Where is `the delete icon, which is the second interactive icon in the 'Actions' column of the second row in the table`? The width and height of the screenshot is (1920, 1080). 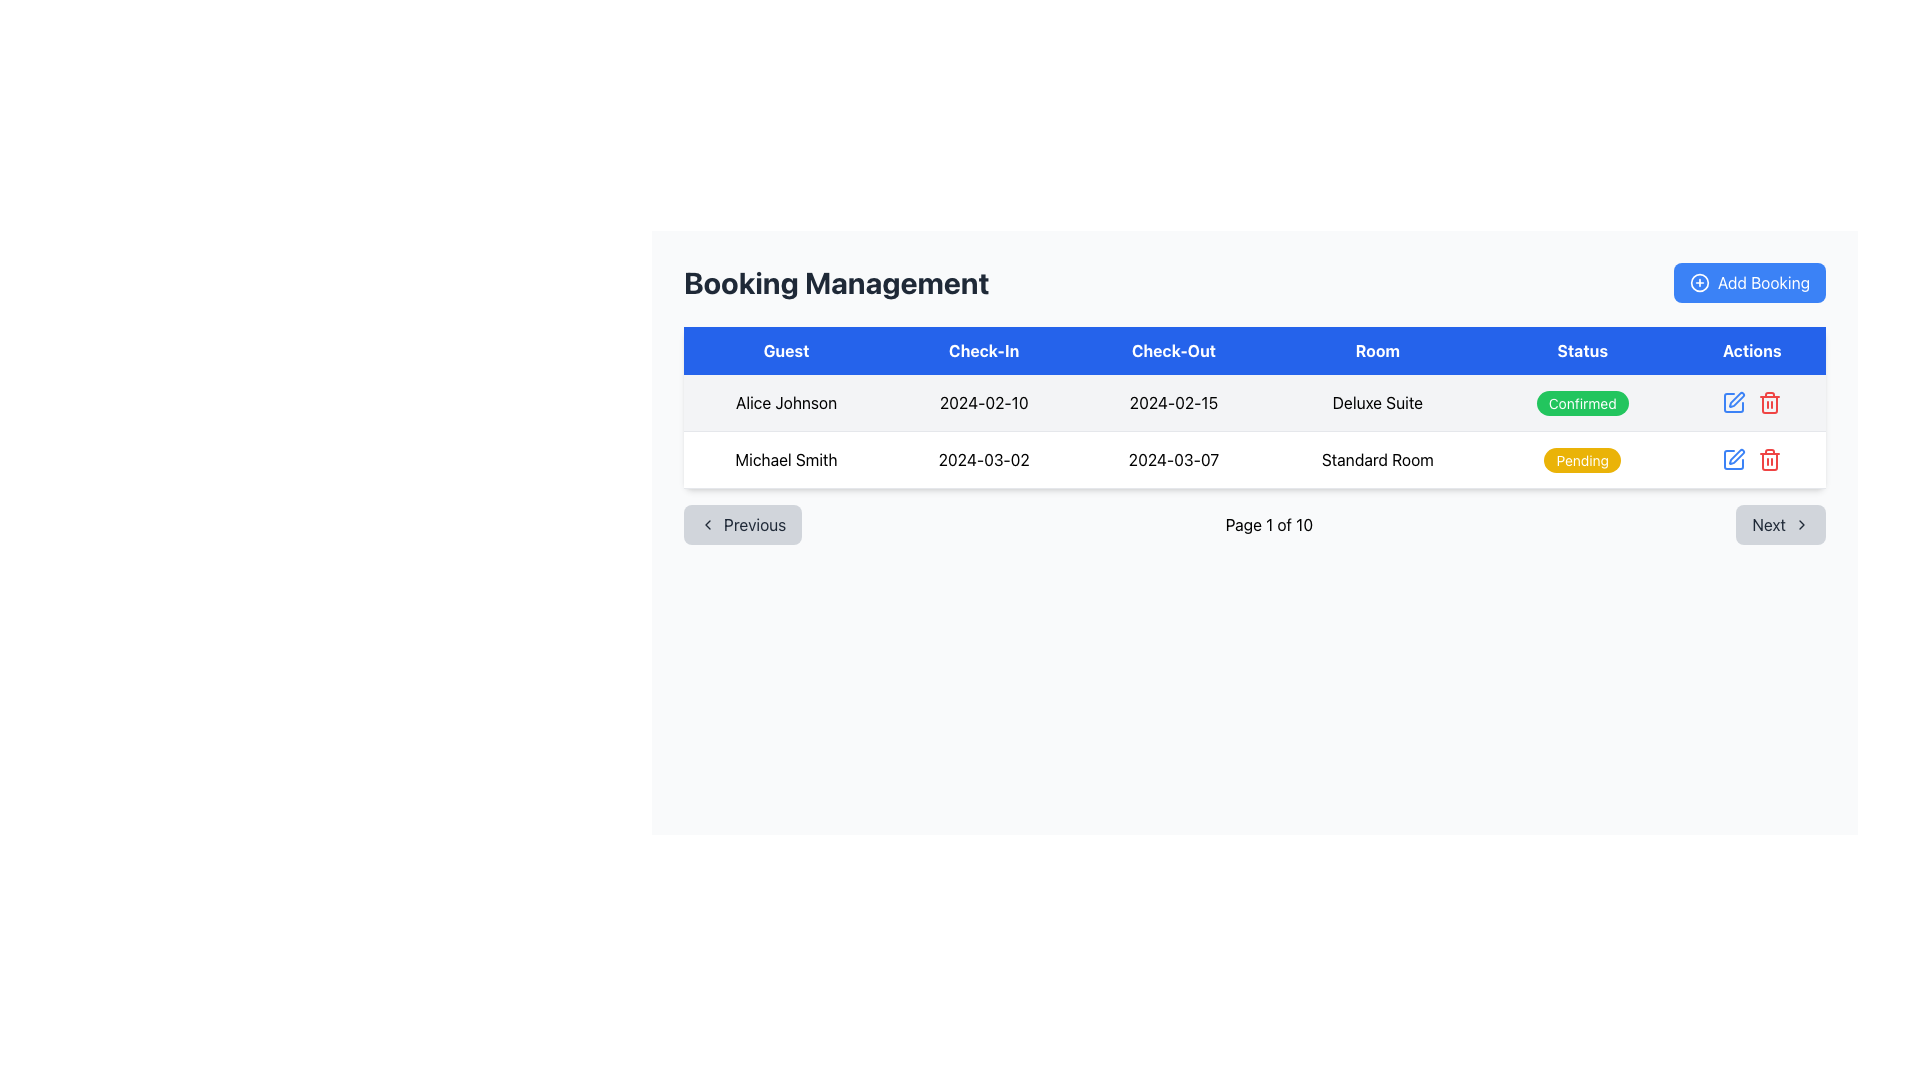 the delete icon, which is the second interactive icon in the 'Actions' column of the second row in the table is located at coordinates (1770, 402).